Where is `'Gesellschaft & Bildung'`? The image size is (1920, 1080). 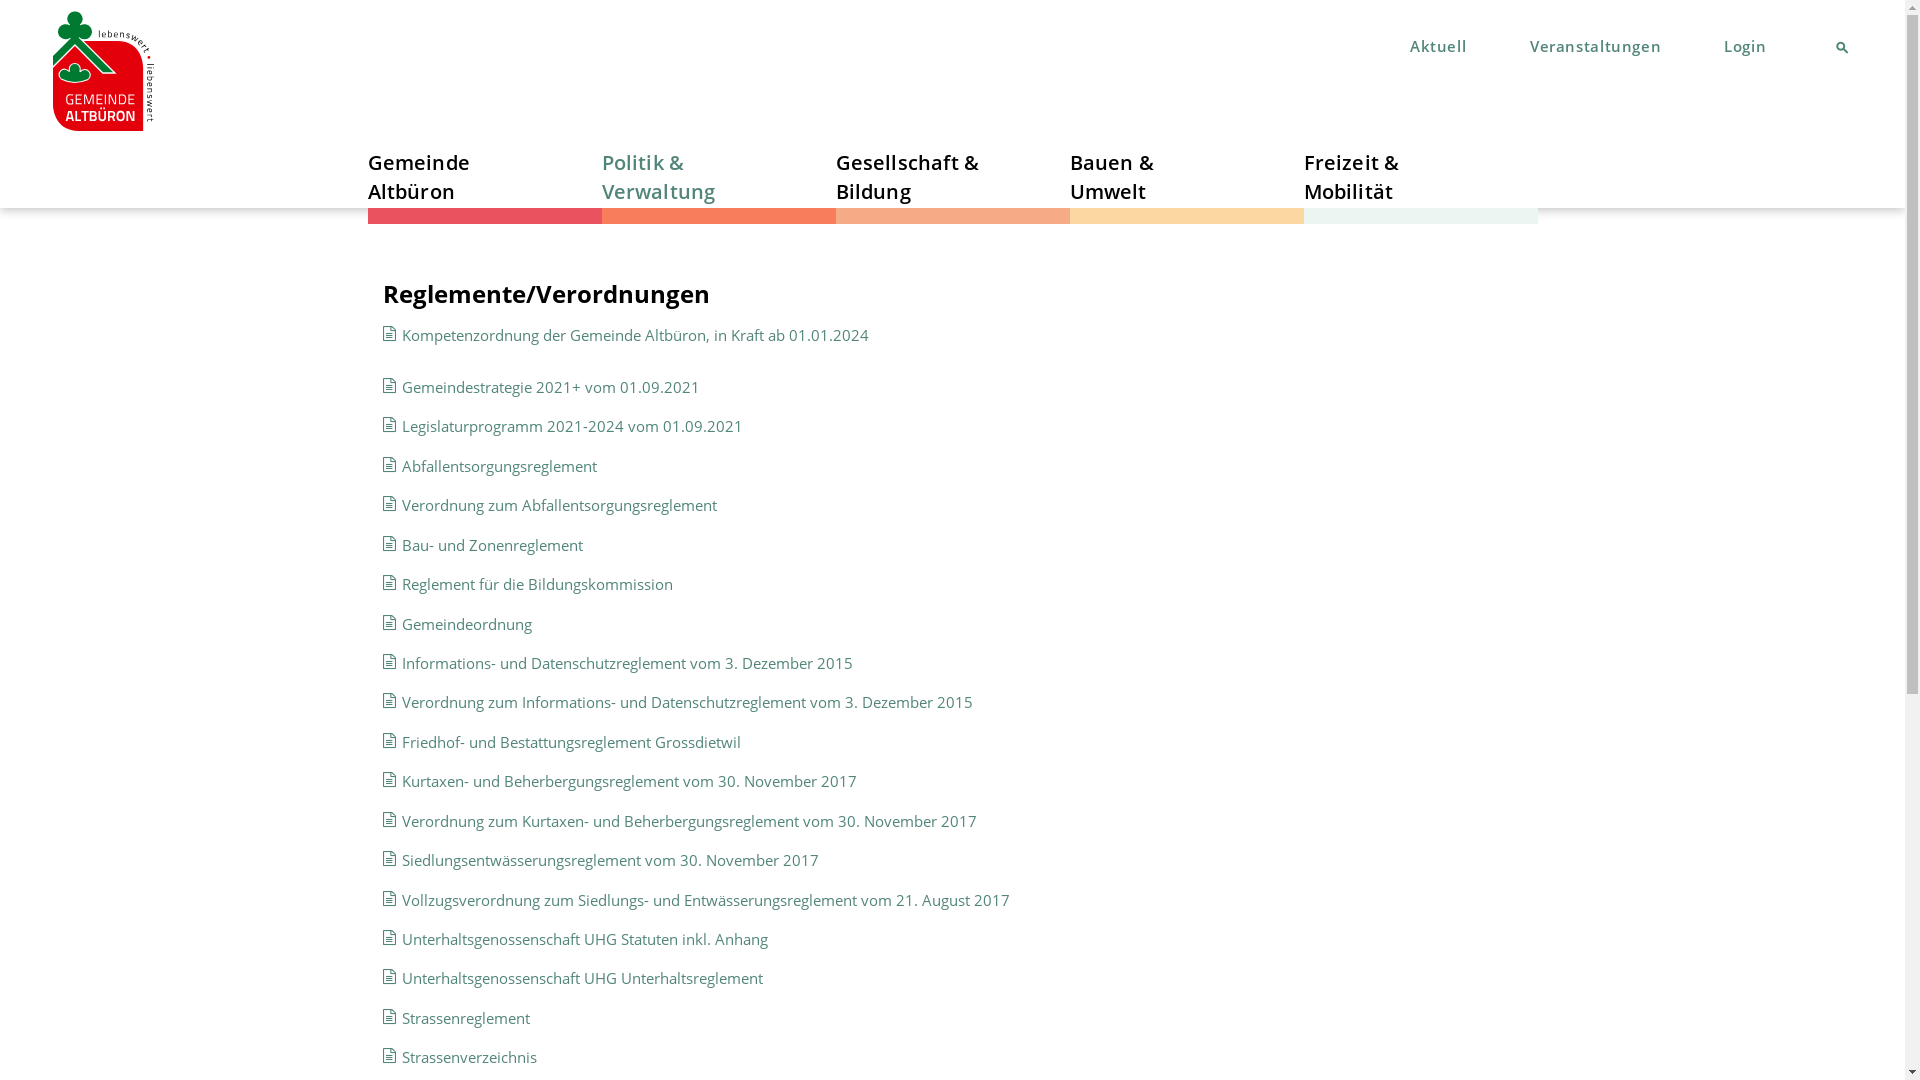
'Gesellschaft & Bildung' is located at coordinates (915, 175).